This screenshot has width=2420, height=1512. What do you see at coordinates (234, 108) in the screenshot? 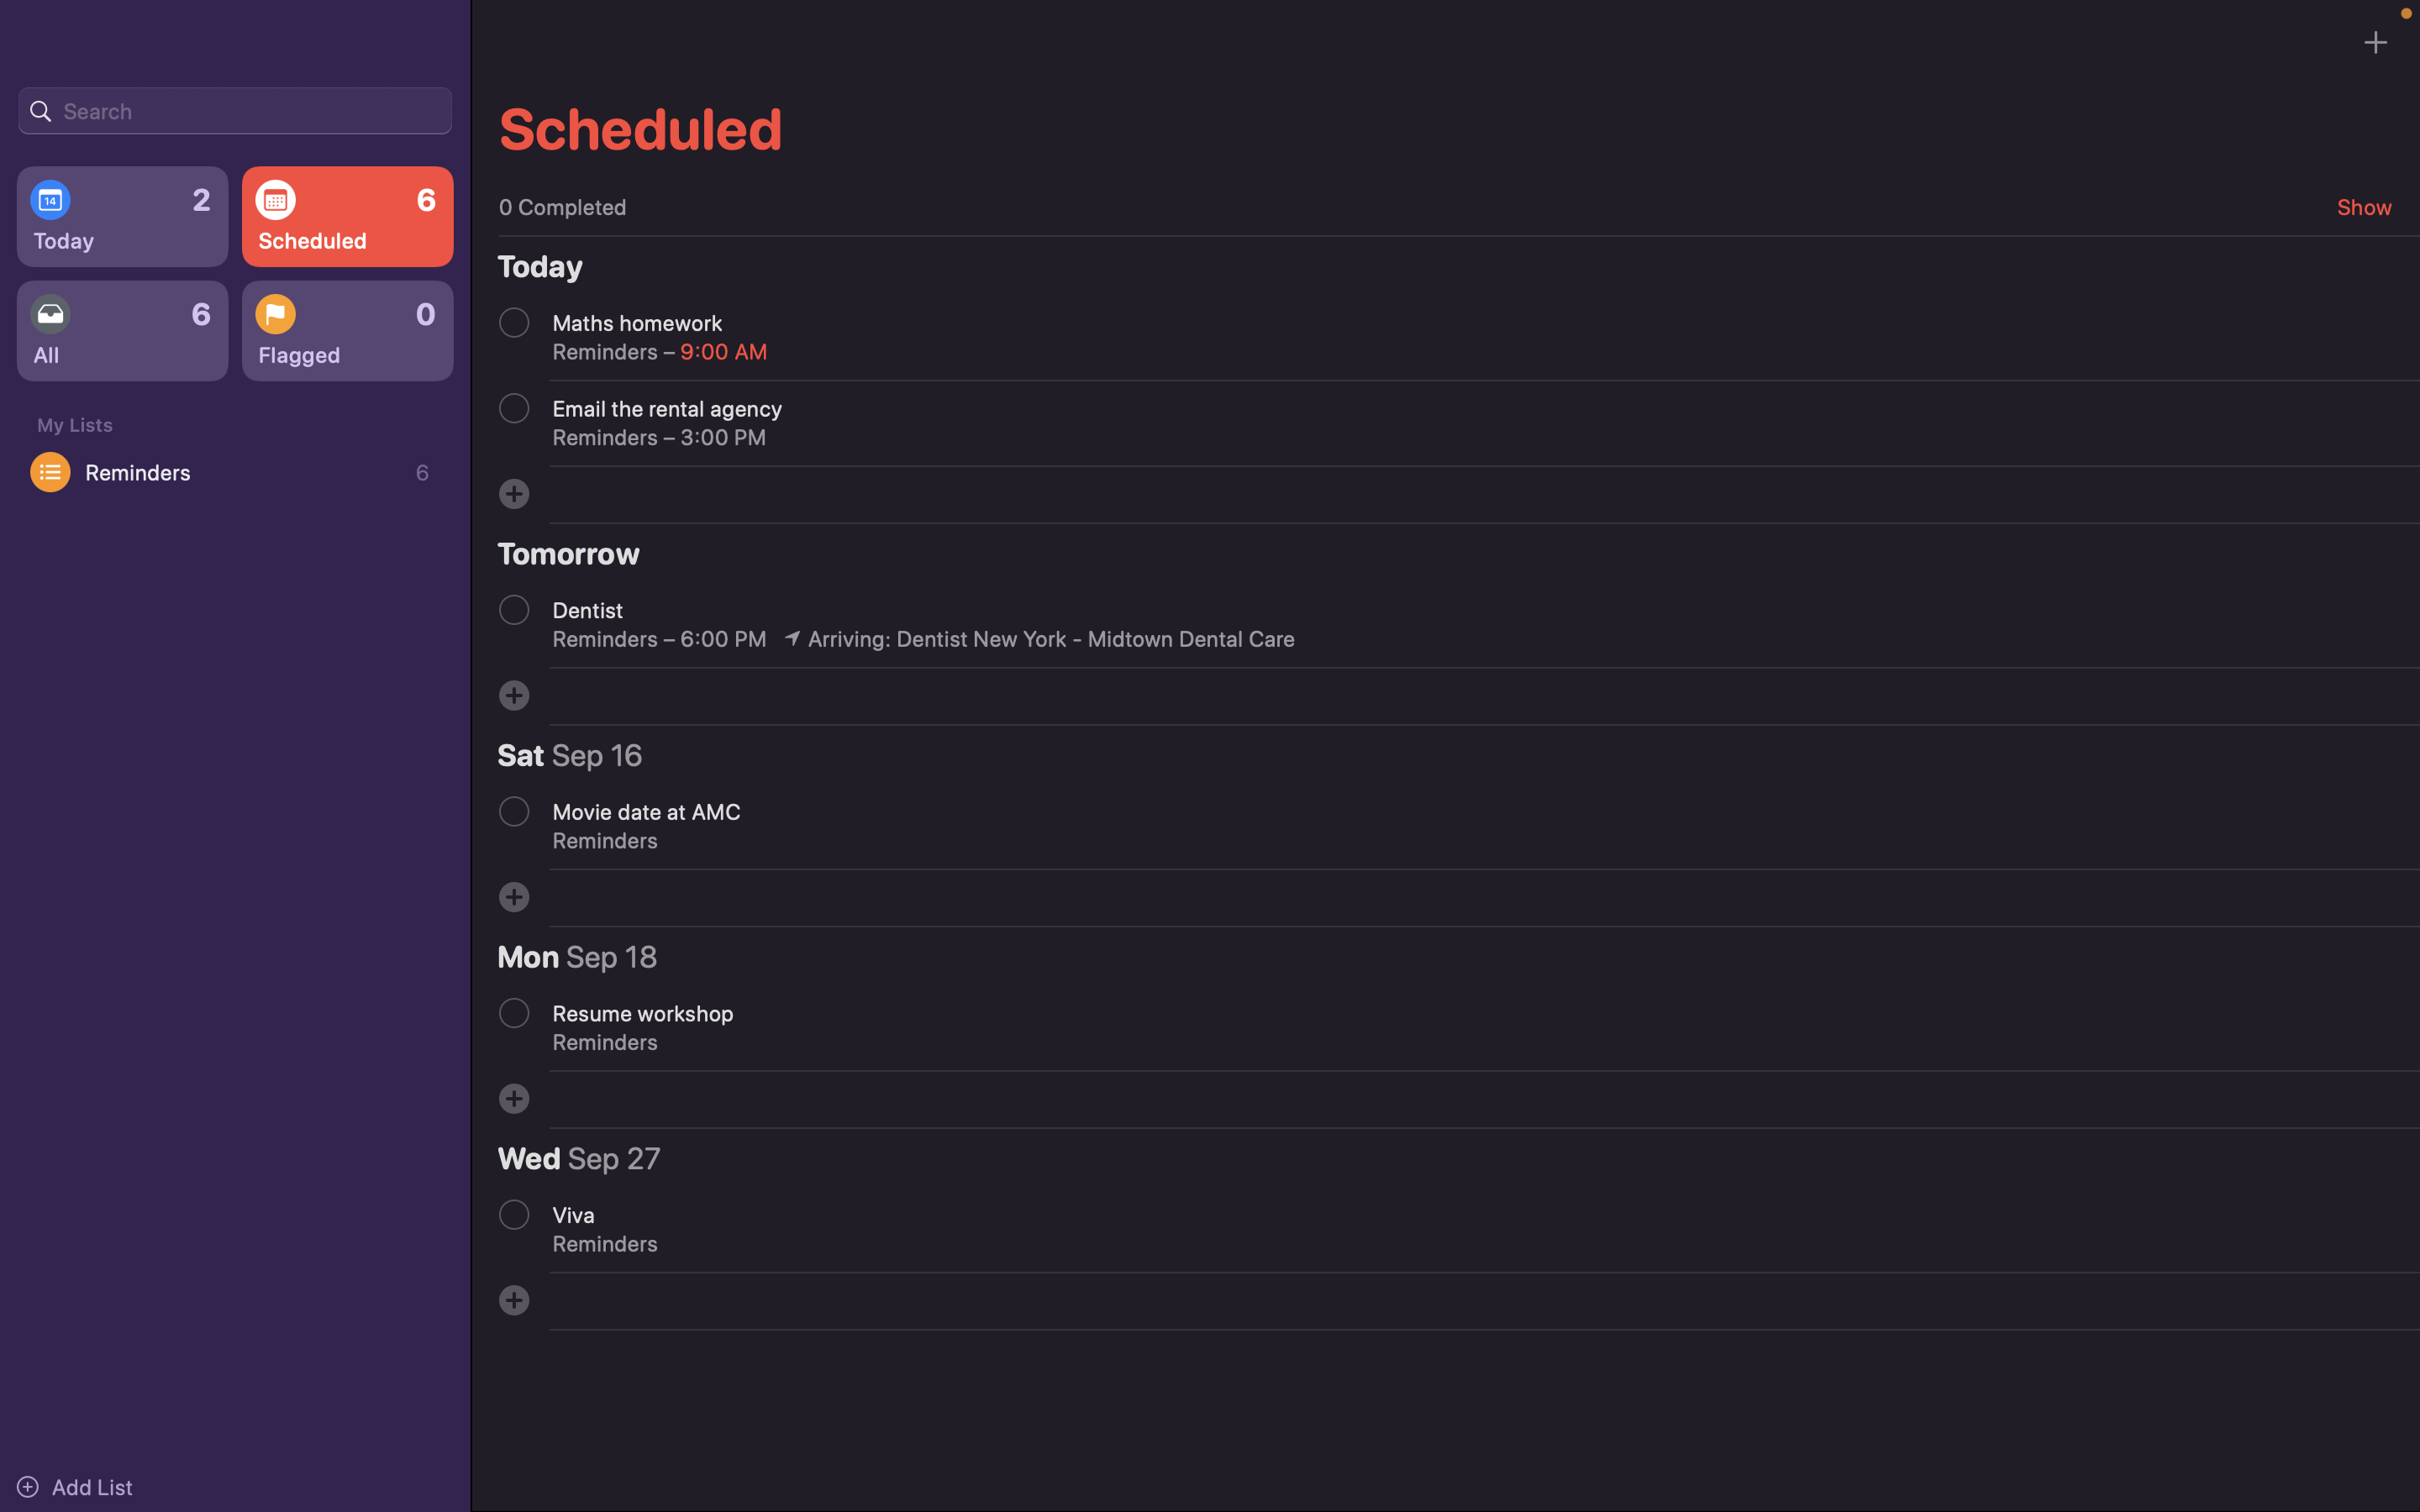
I see `a specific event by typing it into the search bar` at bounding box center [234, 108].